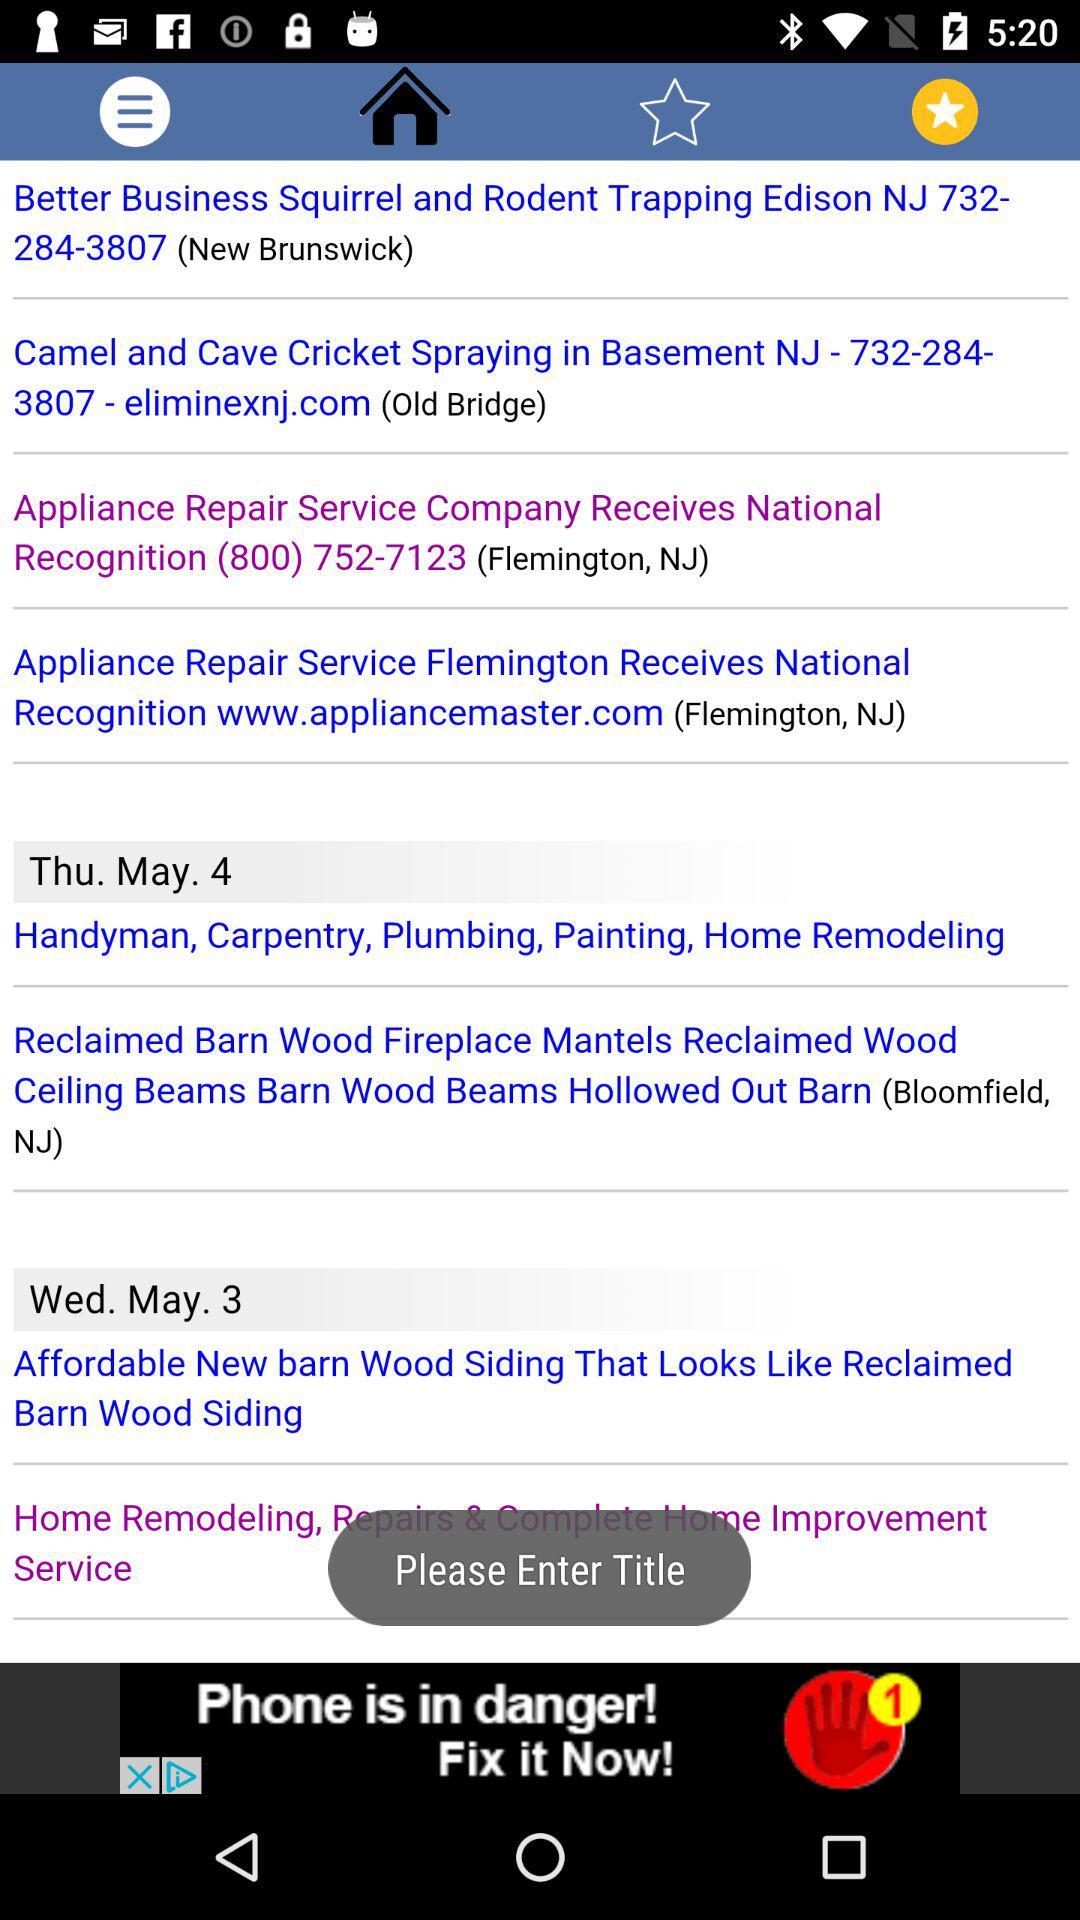  What do you see at coordinates (675, 110) in the screenshot?
I see `favorite` at bounding box center [675, 110].